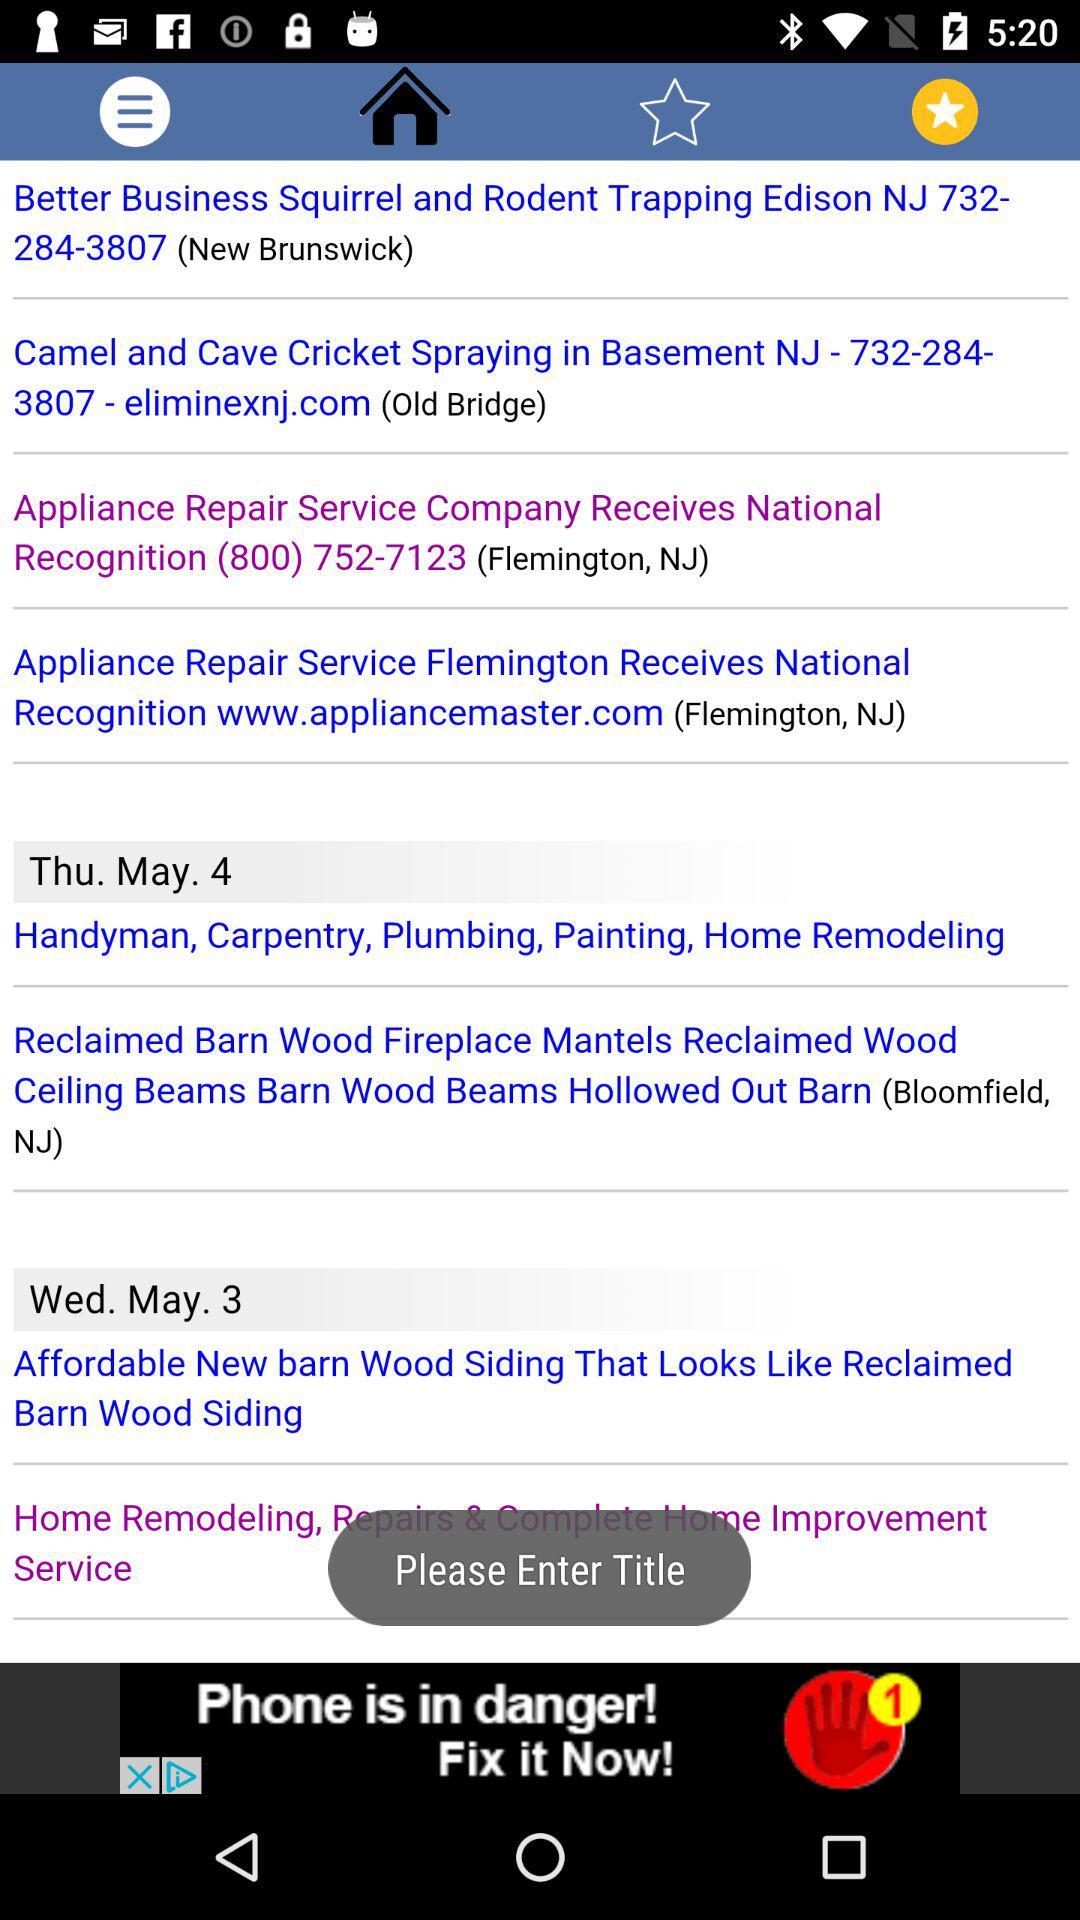  What do you see at coordinates (675, 110) in the screenshot?
I see `favorite` at bounding box center [675, 110].